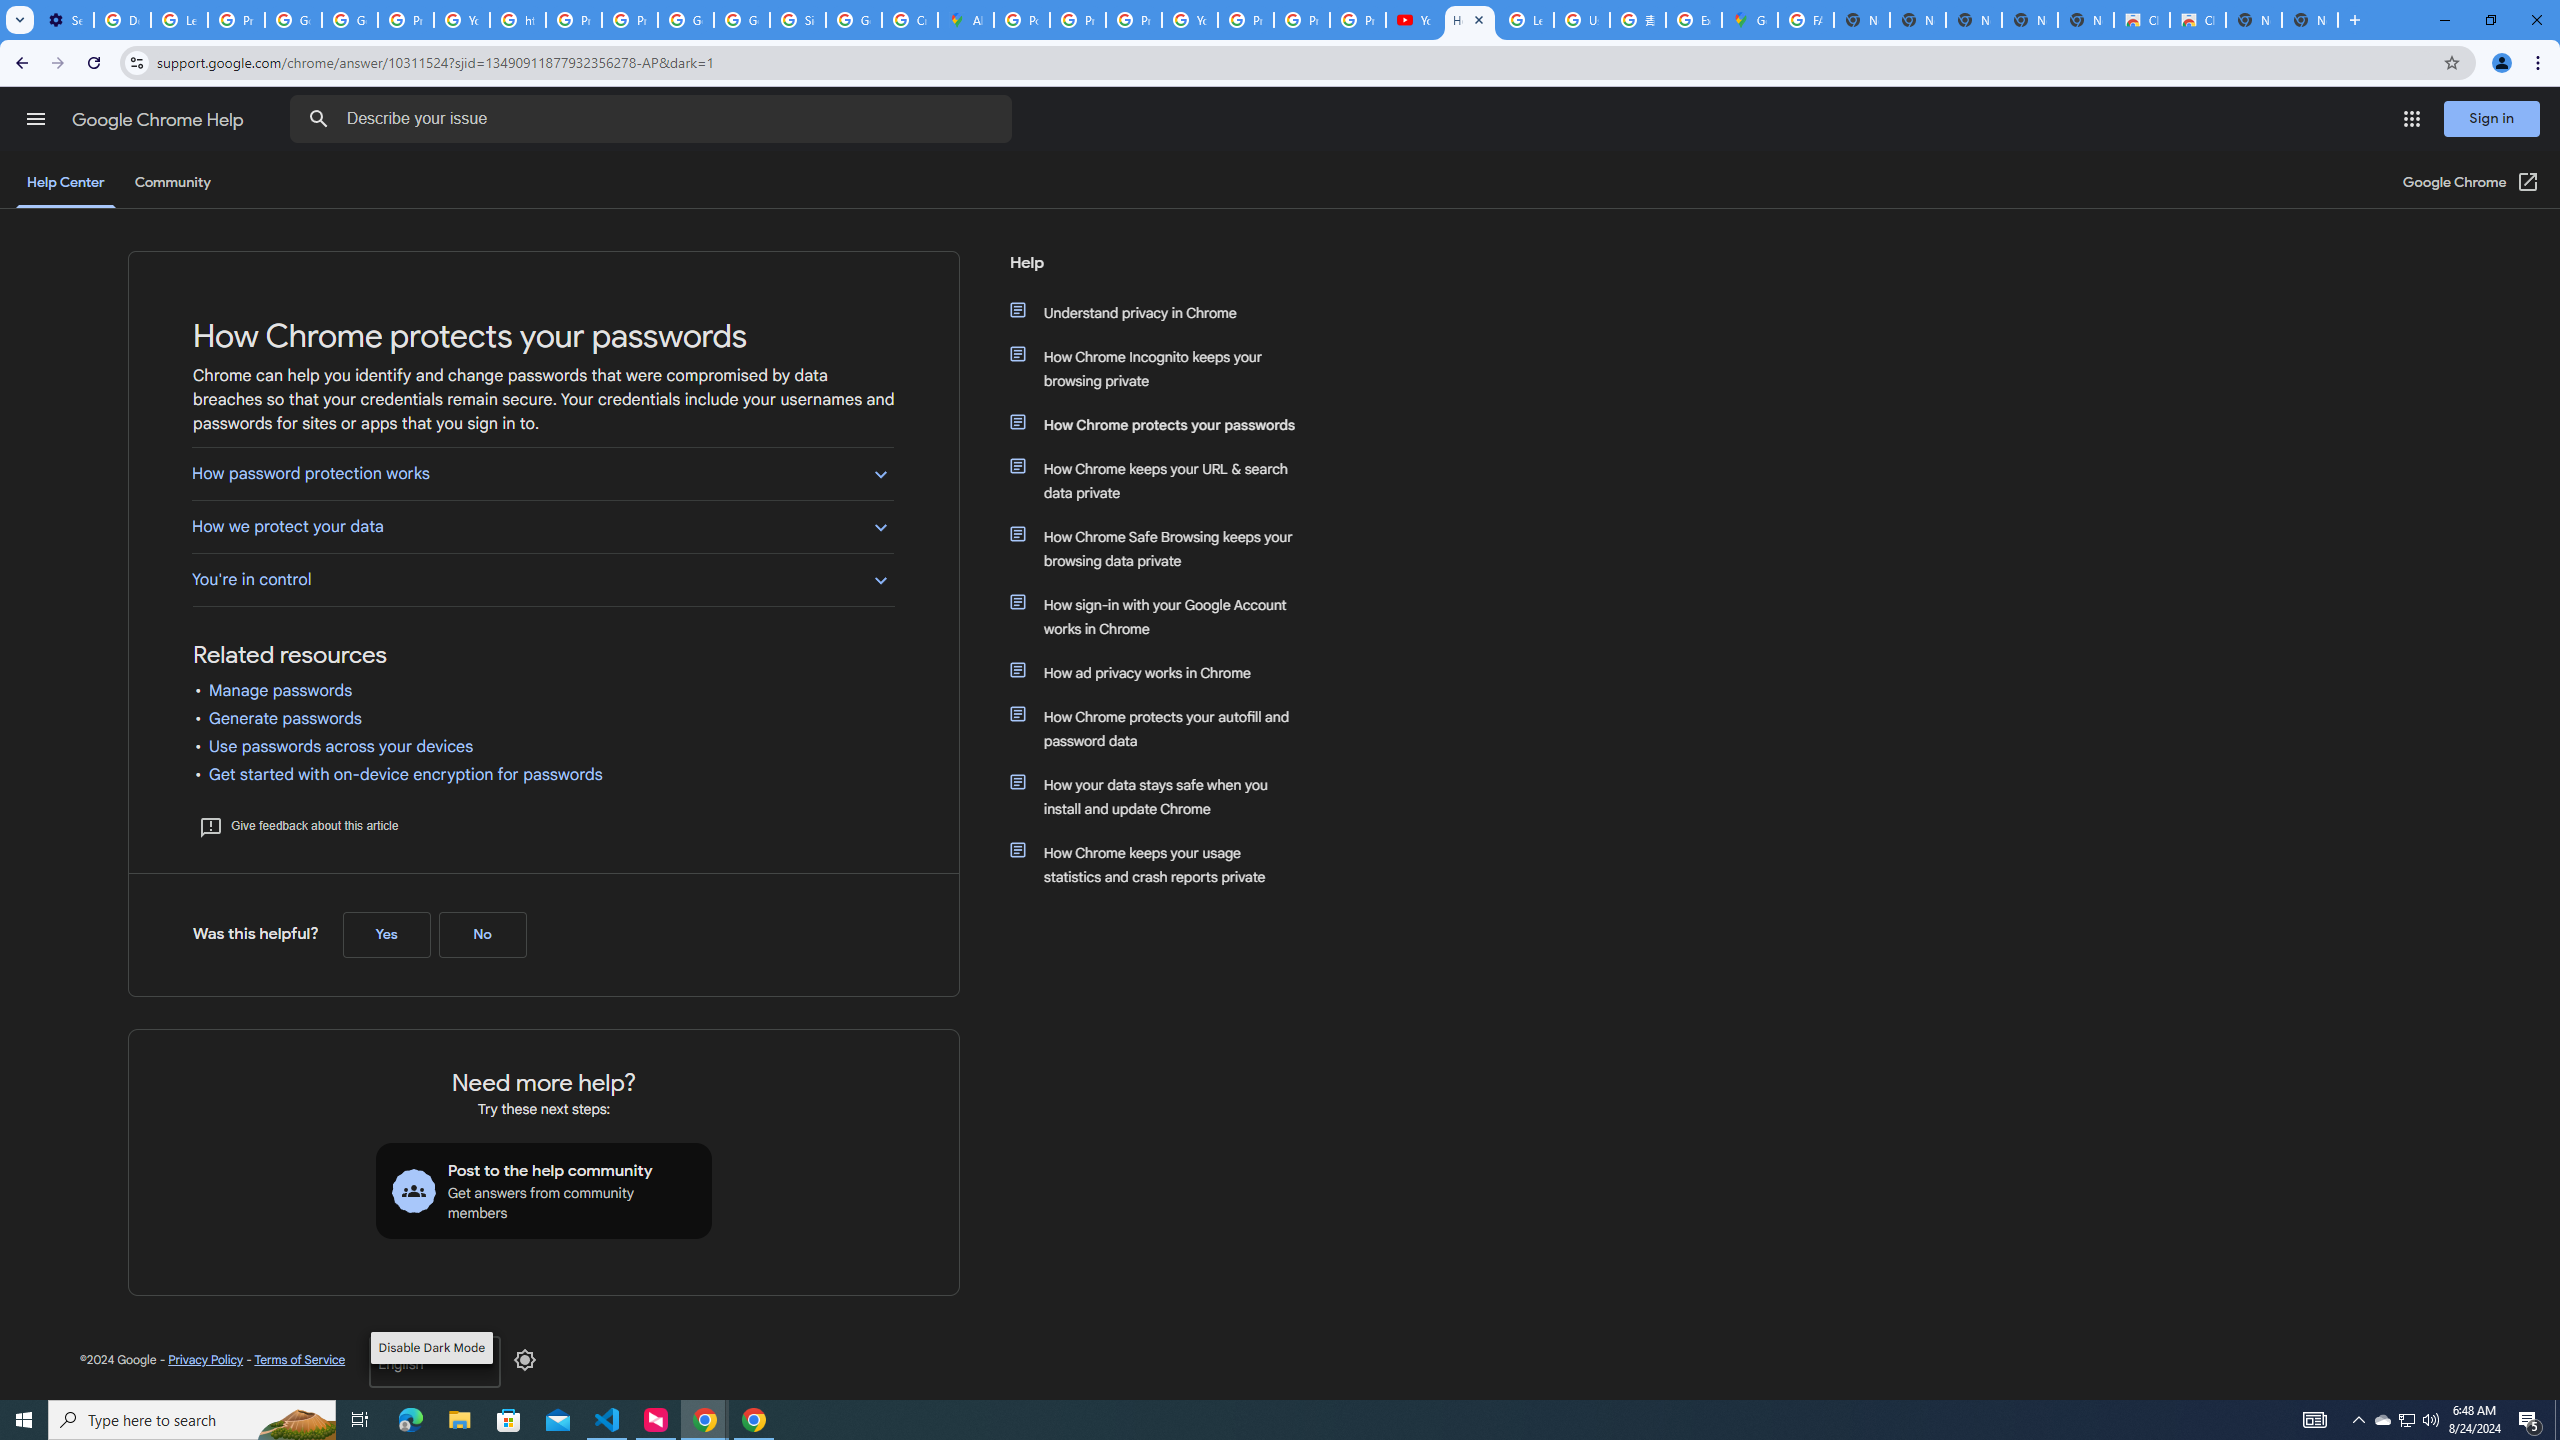 The width and height of the screenshot is (2560, 1440). I want to click on 'https://scholar.google.com/', so click(517, 19).